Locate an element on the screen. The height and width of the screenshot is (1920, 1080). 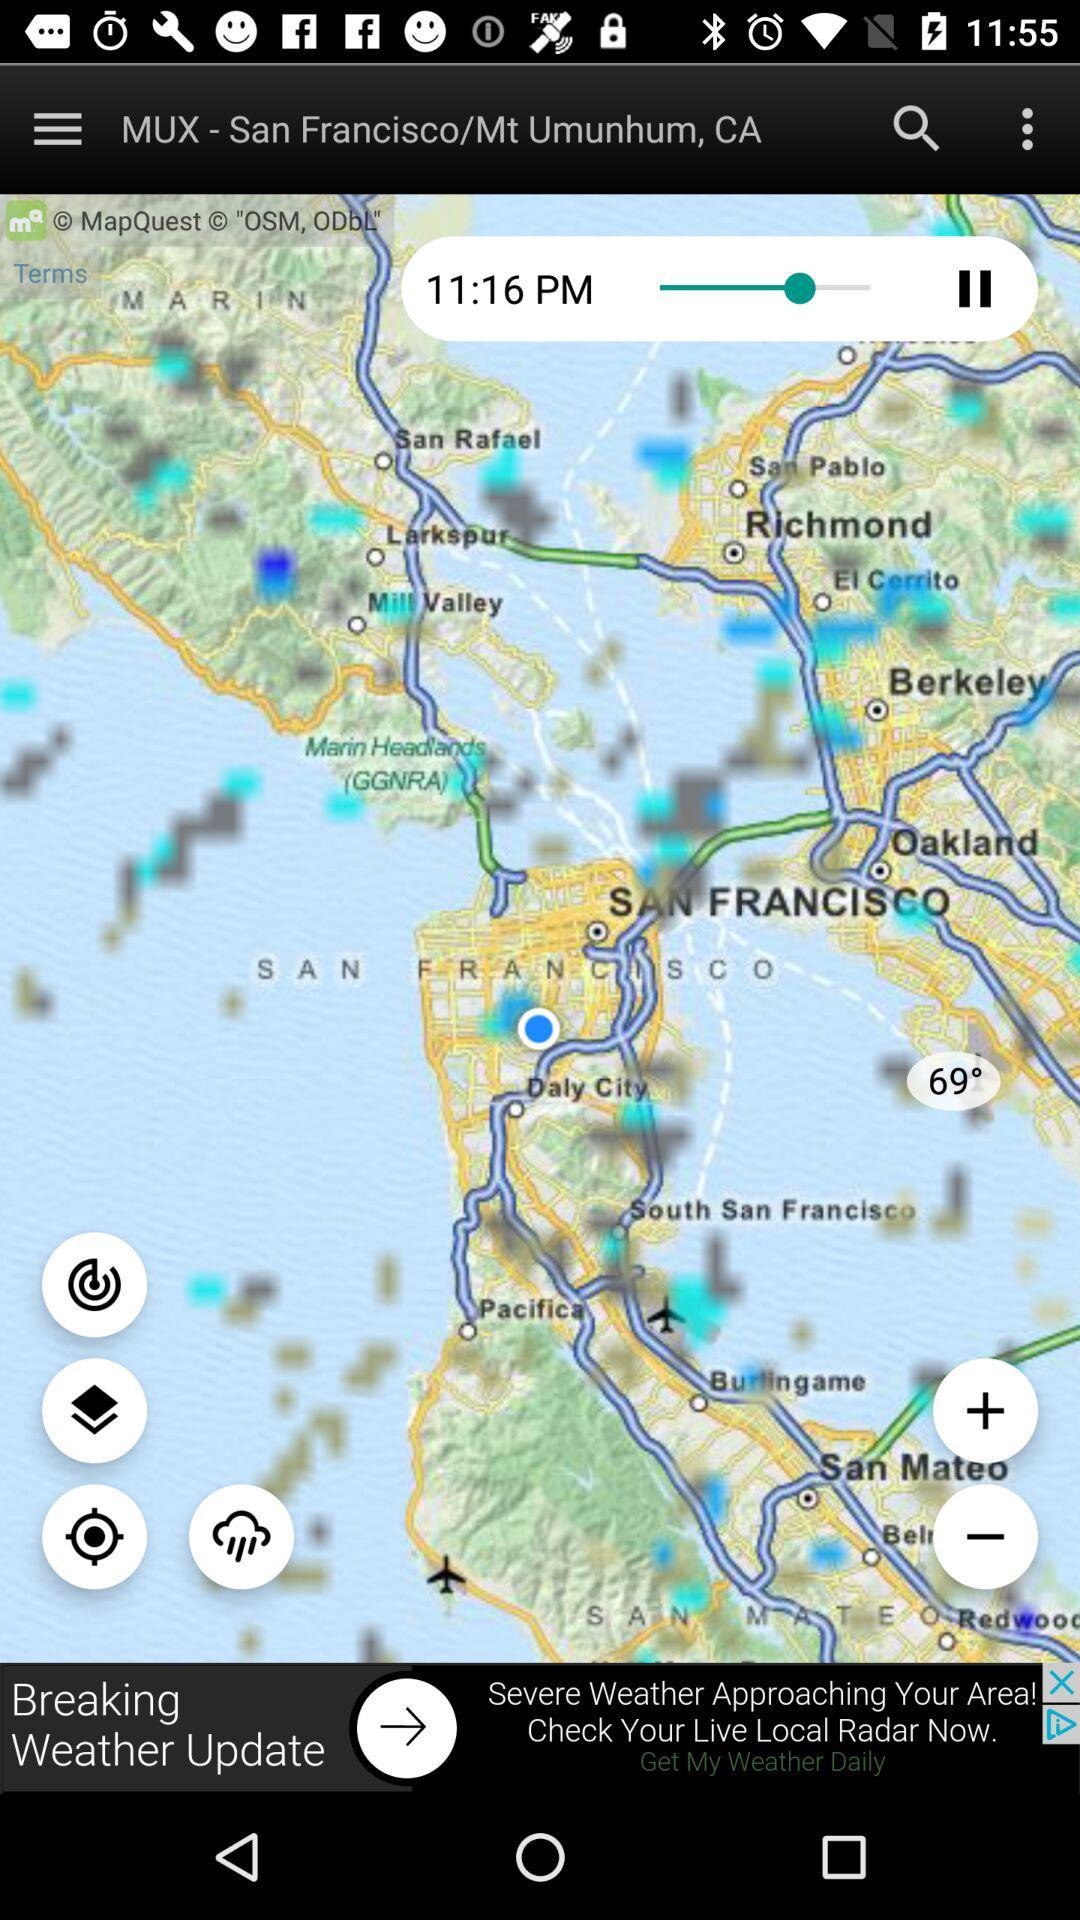
turn on information is located at coordinates (94, 1284).